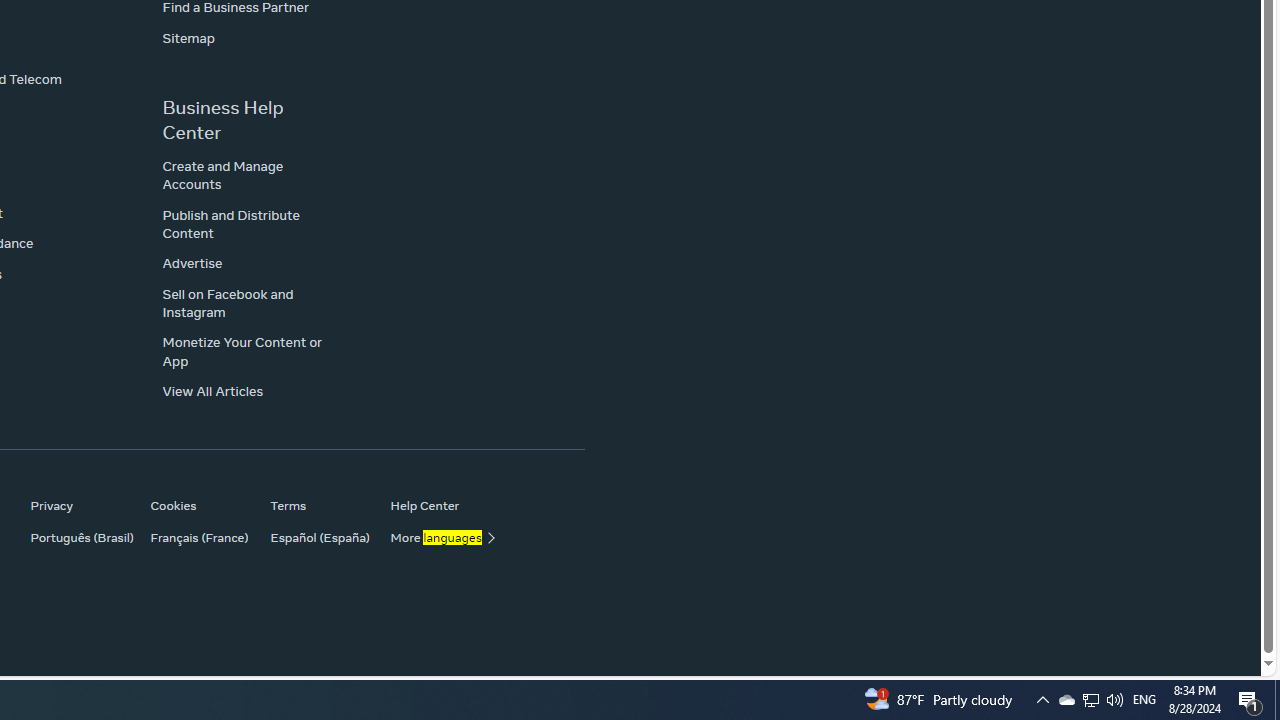  What do you see at coordinates (439, 504) in the screenshot?
I see `'Help Center'` at bounding box center [439, 504].